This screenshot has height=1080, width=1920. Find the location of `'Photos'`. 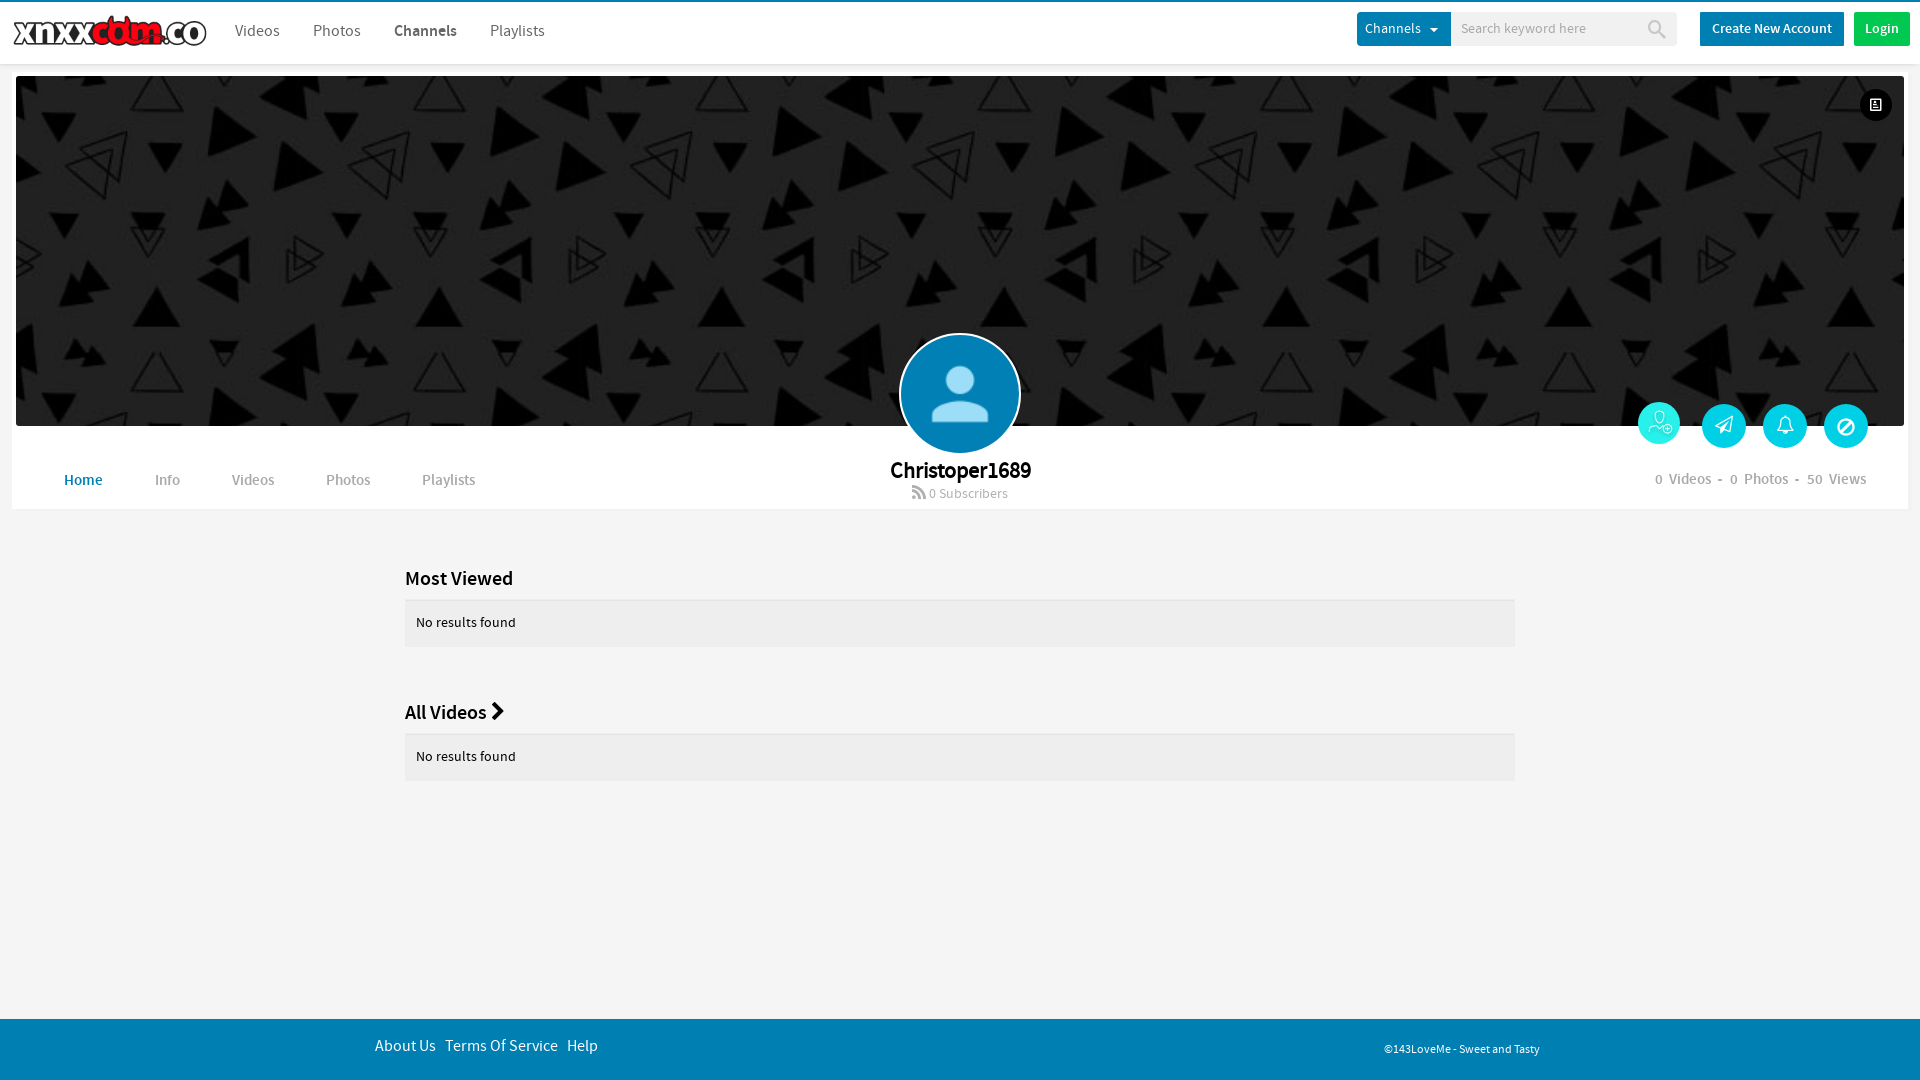

'Photos' is located at coordinates (336, 31).